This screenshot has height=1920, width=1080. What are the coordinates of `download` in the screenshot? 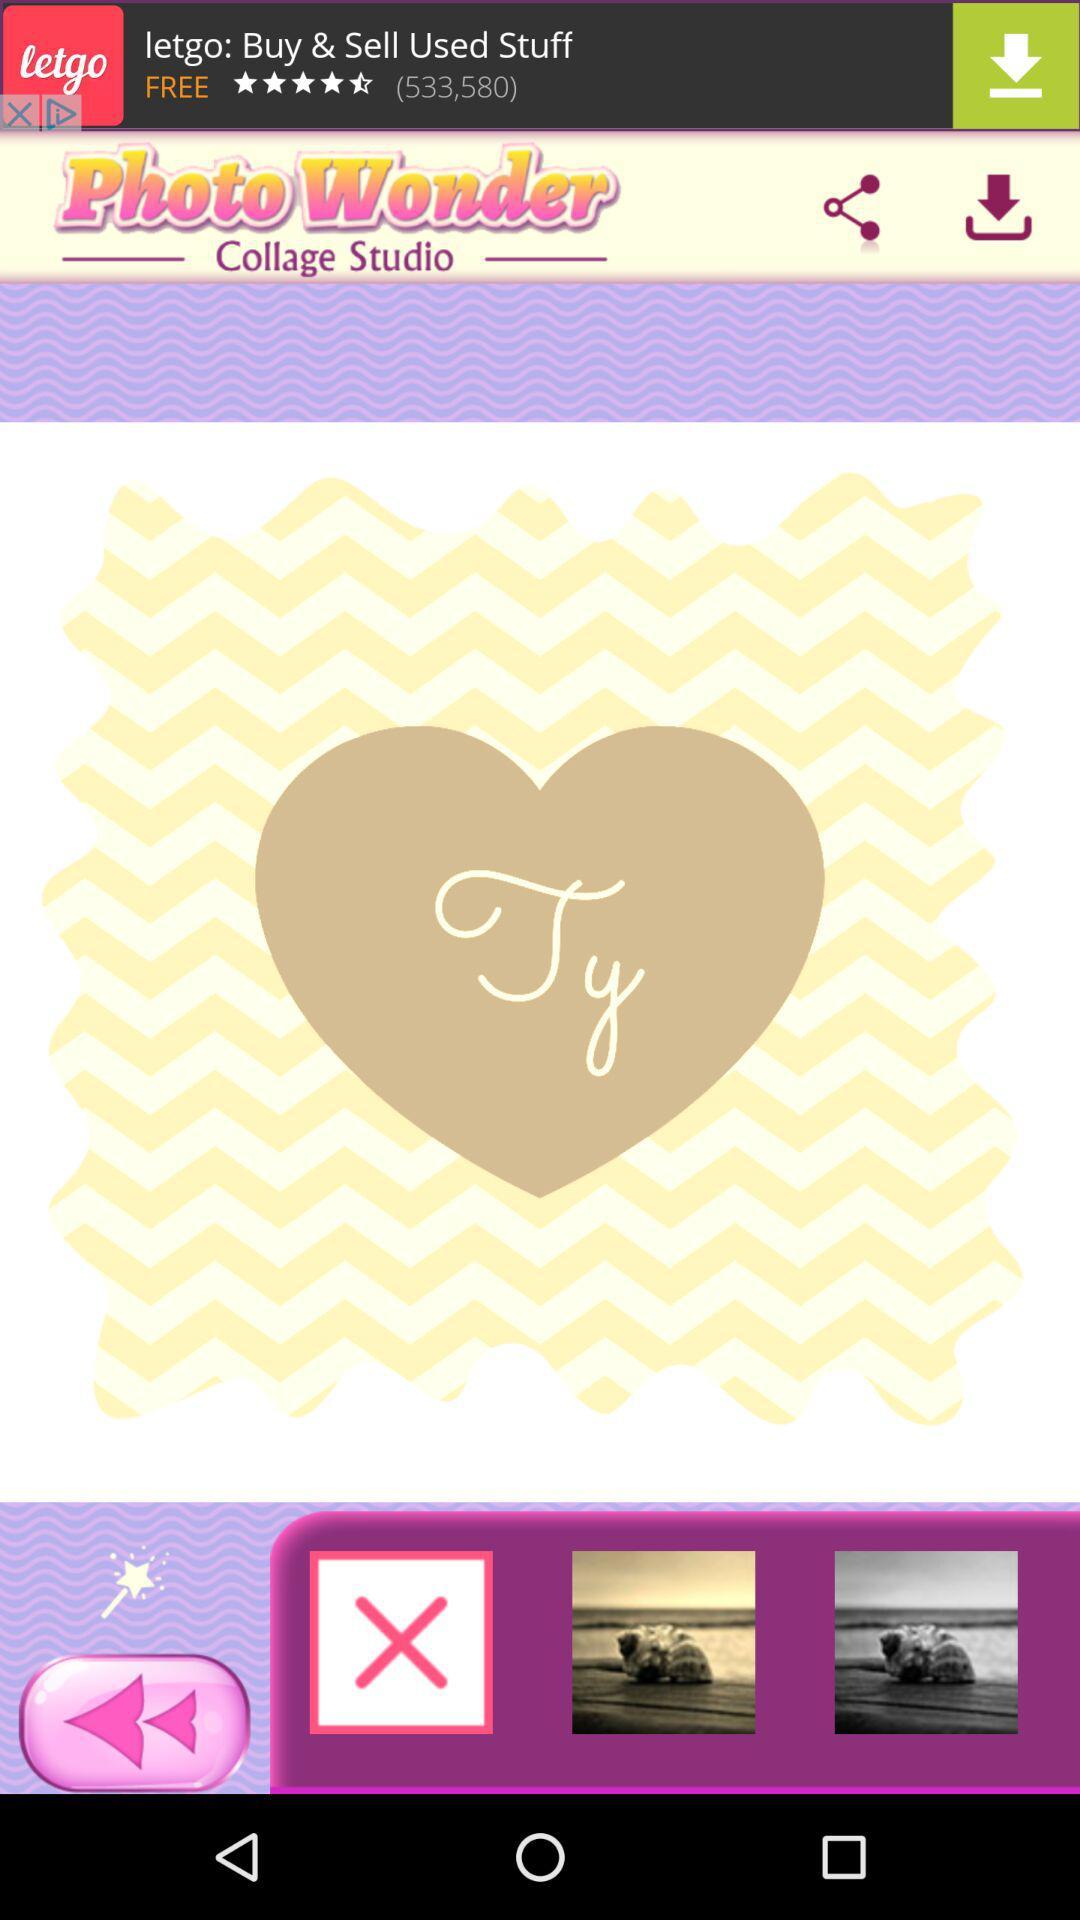 It's located at (540, 65).